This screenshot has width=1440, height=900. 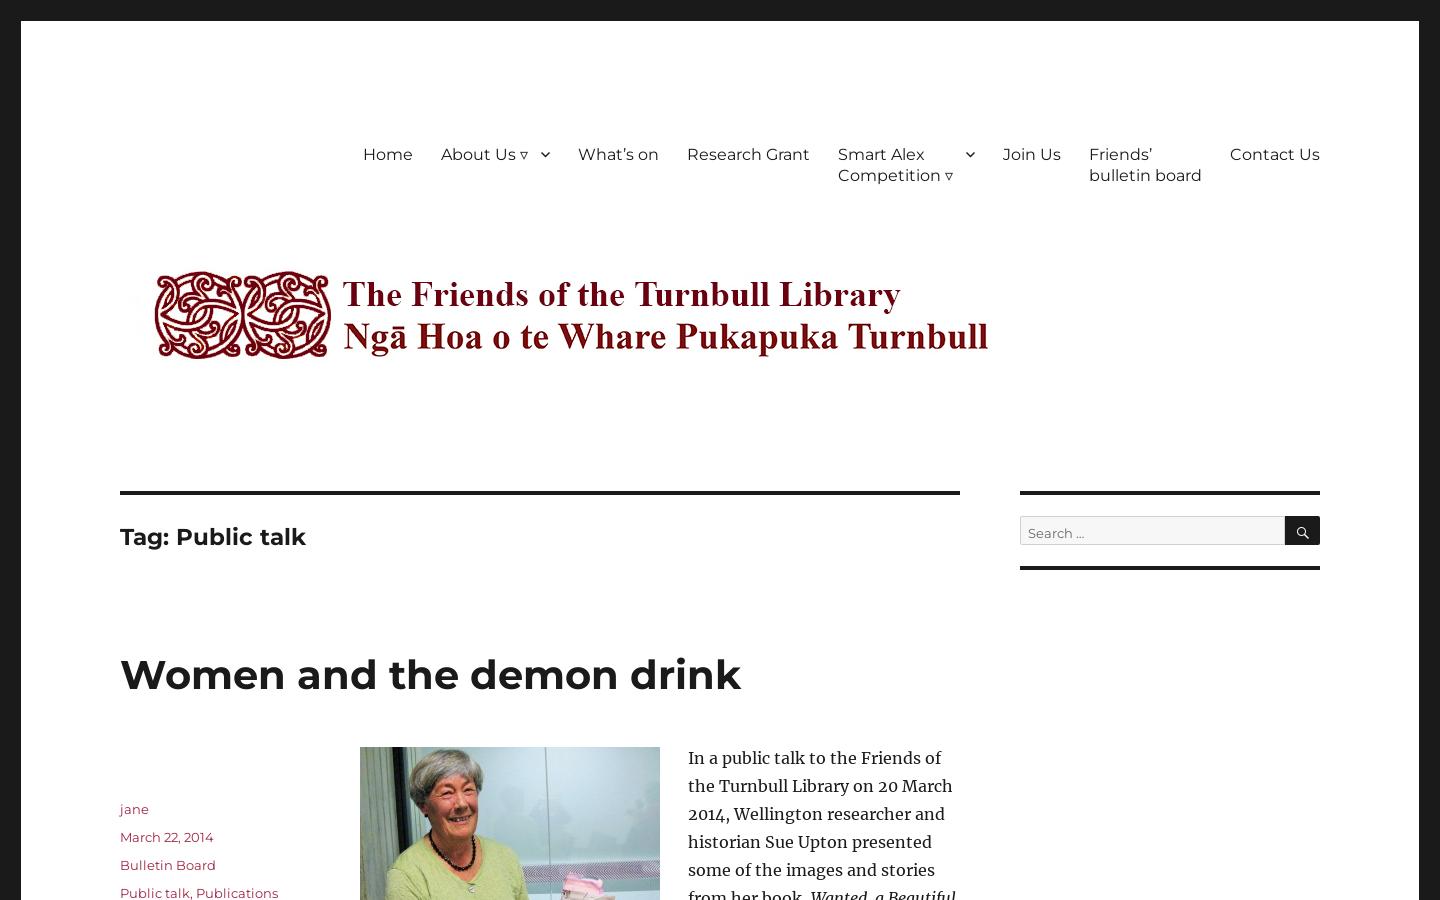 I want to click on 'About Us ▿', so click(x=441, y=153).